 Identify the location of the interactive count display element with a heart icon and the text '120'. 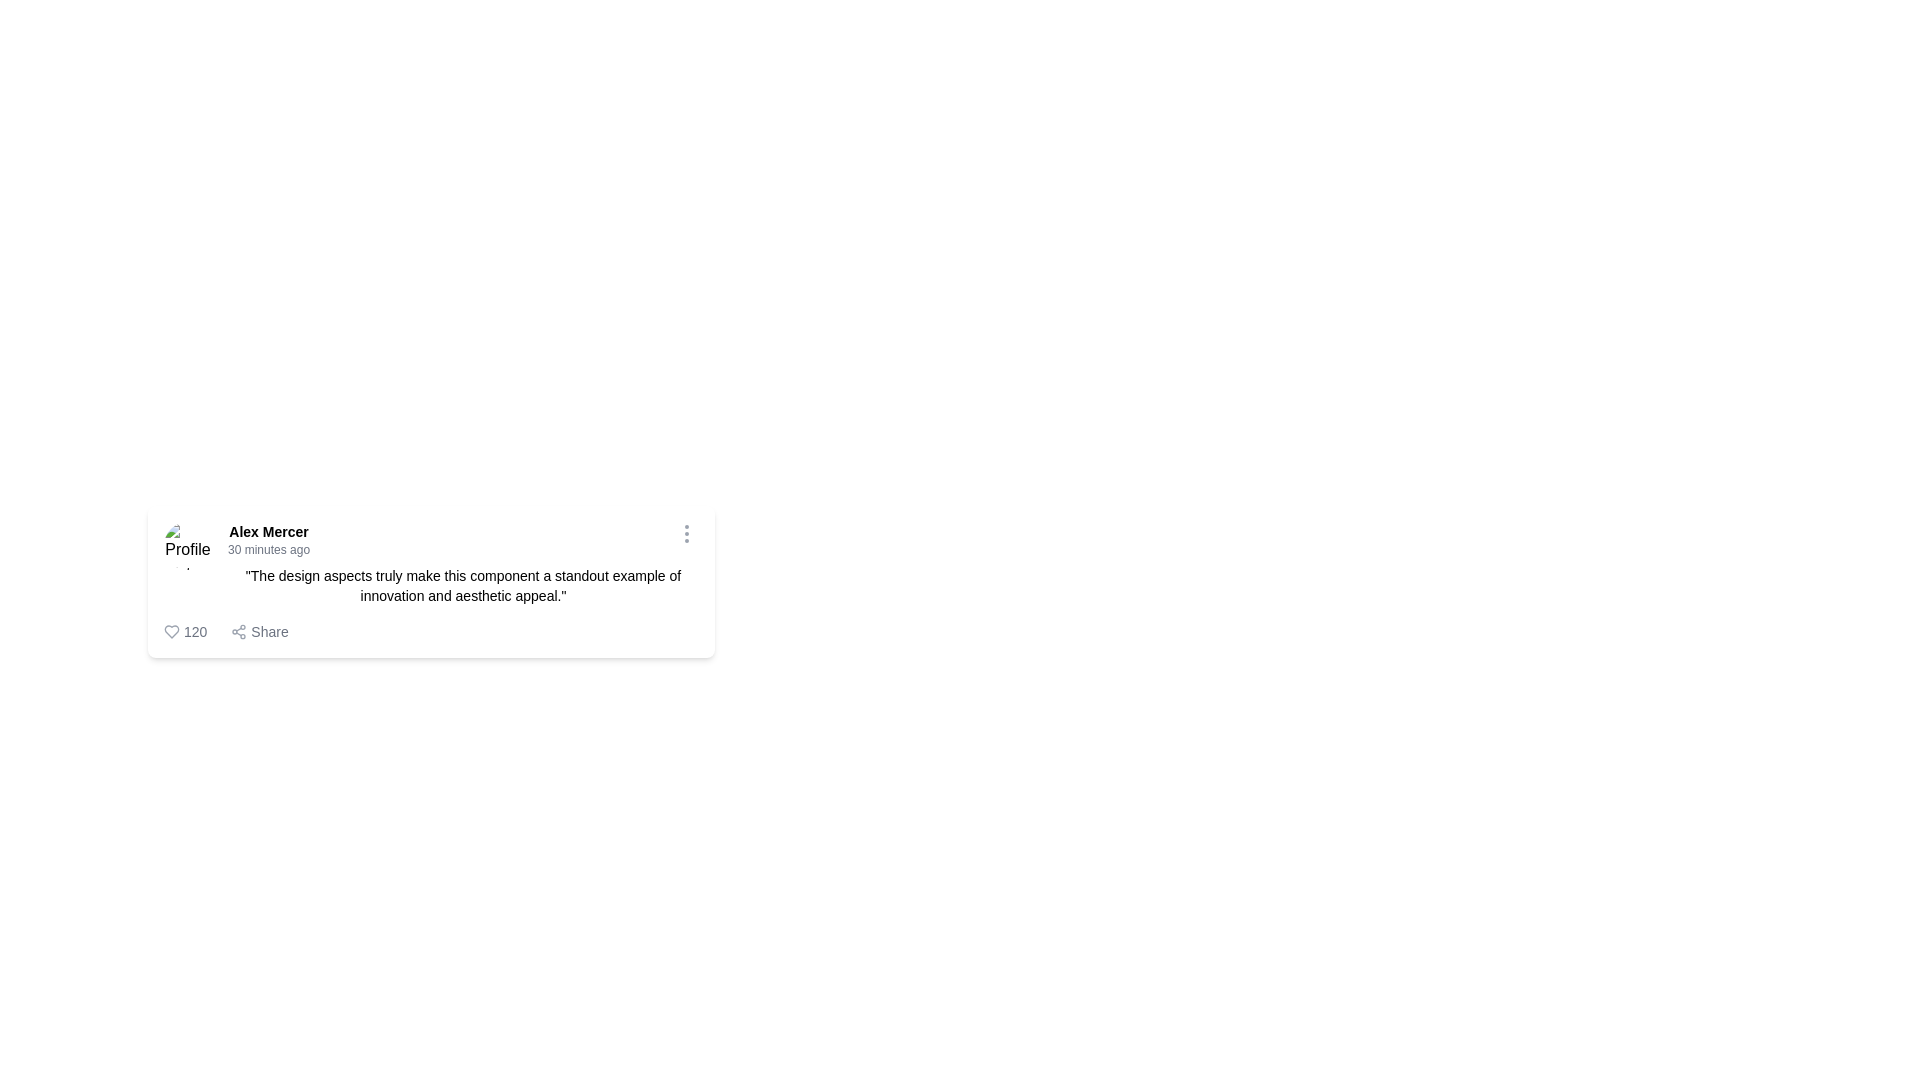
(185, 632).